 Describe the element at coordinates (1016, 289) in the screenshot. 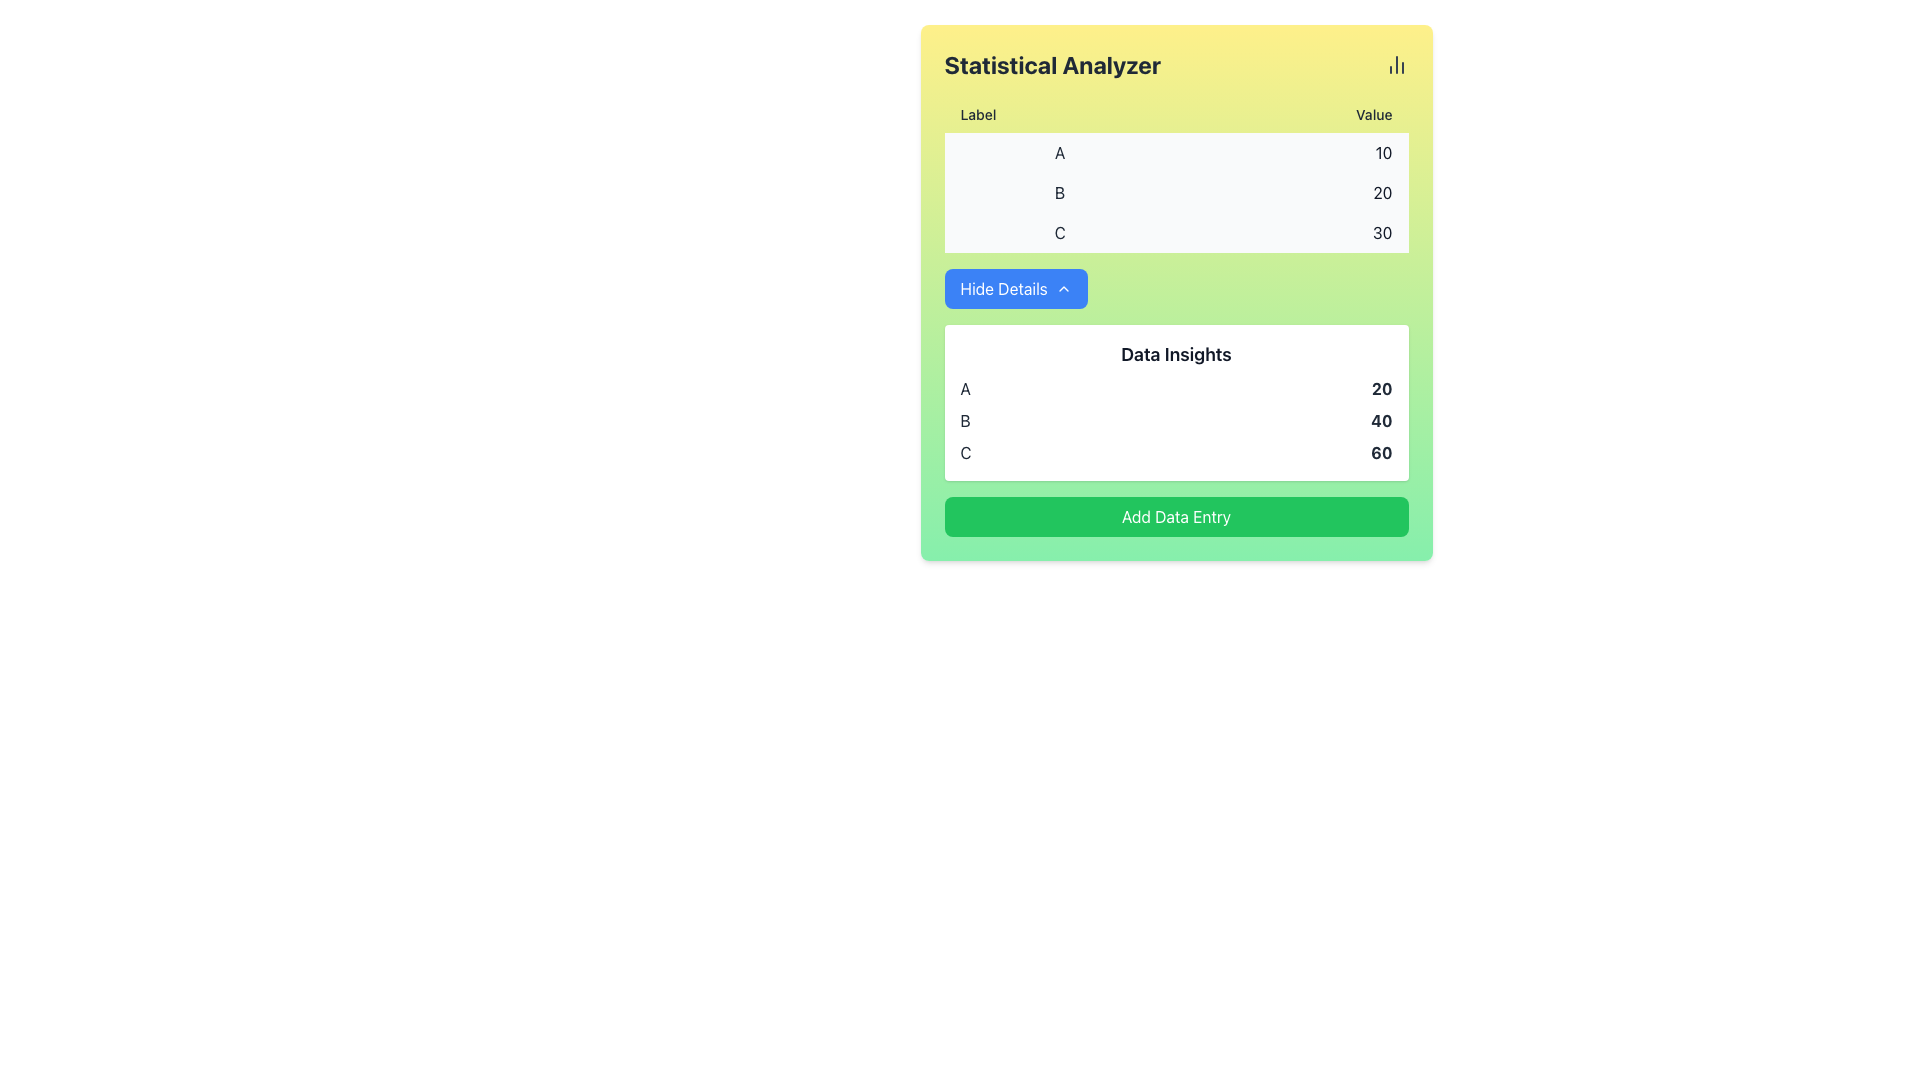

I see `the 'Hide Details' button, which has a blue background and white text` at that location.